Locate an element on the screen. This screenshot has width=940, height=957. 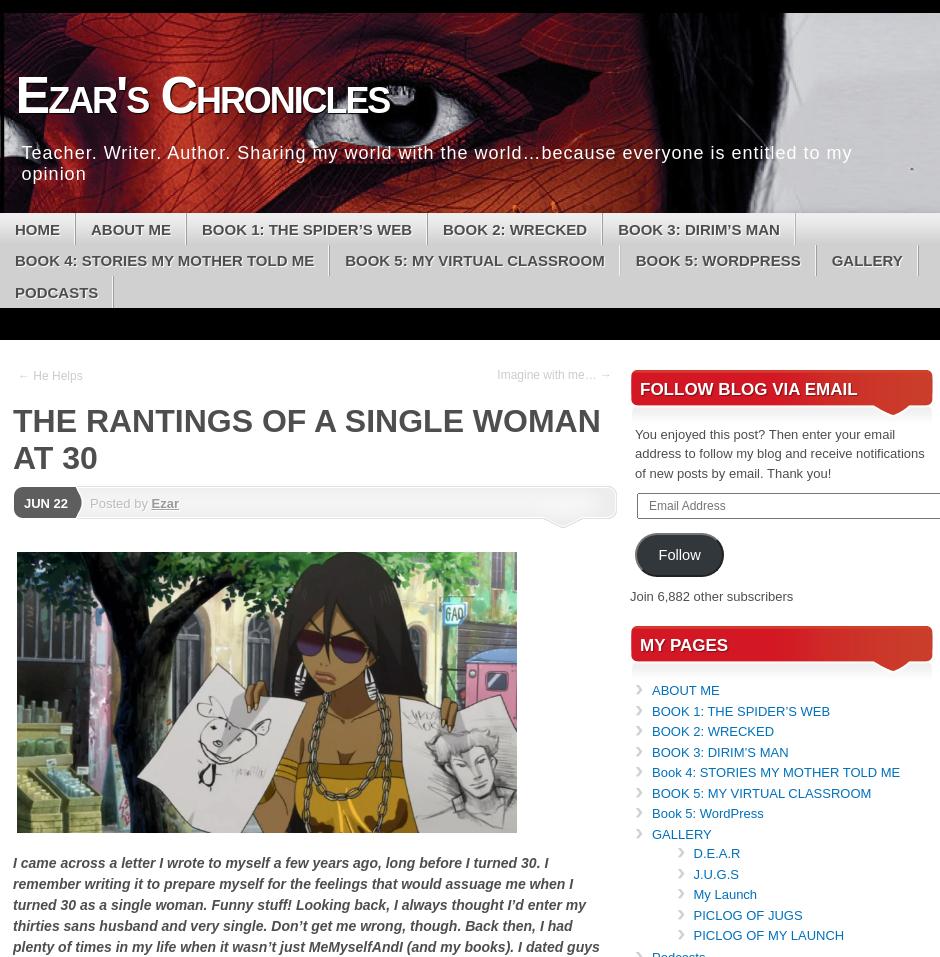
'Podcasts' is located at coordinates (55, 291).